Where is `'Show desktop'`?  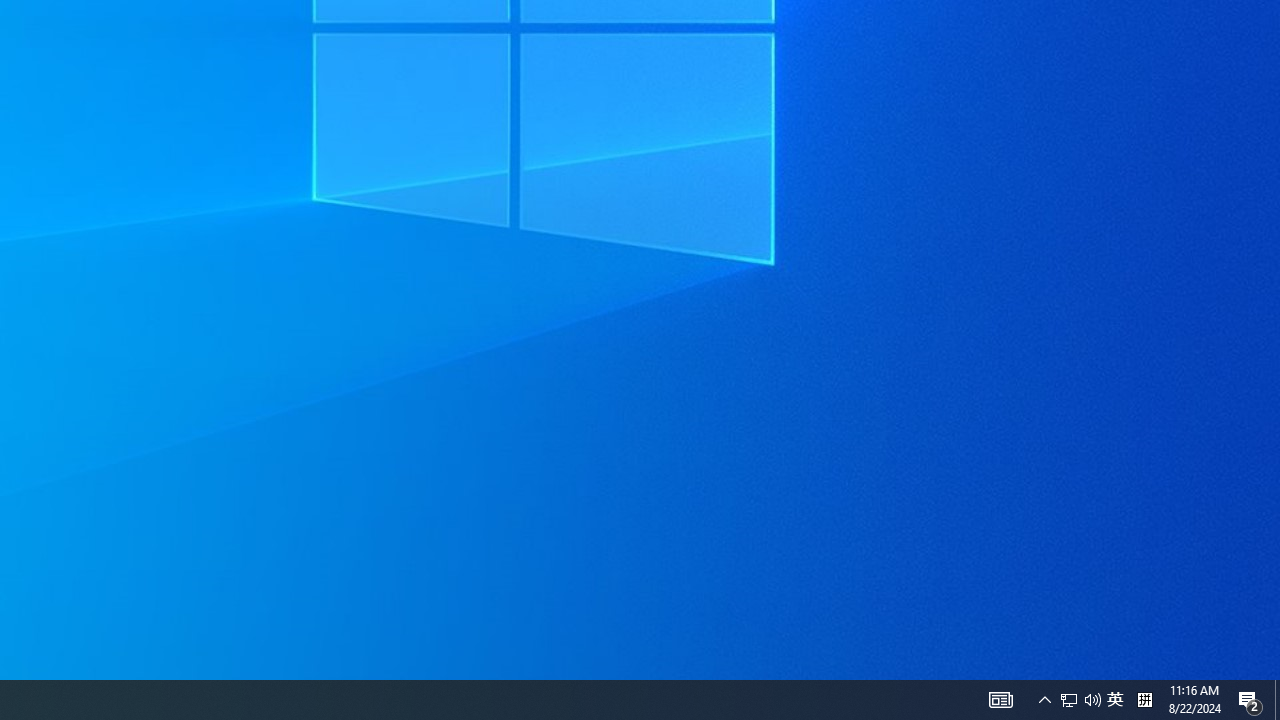
'Show desktop' is located at coordinates (1276, 698).